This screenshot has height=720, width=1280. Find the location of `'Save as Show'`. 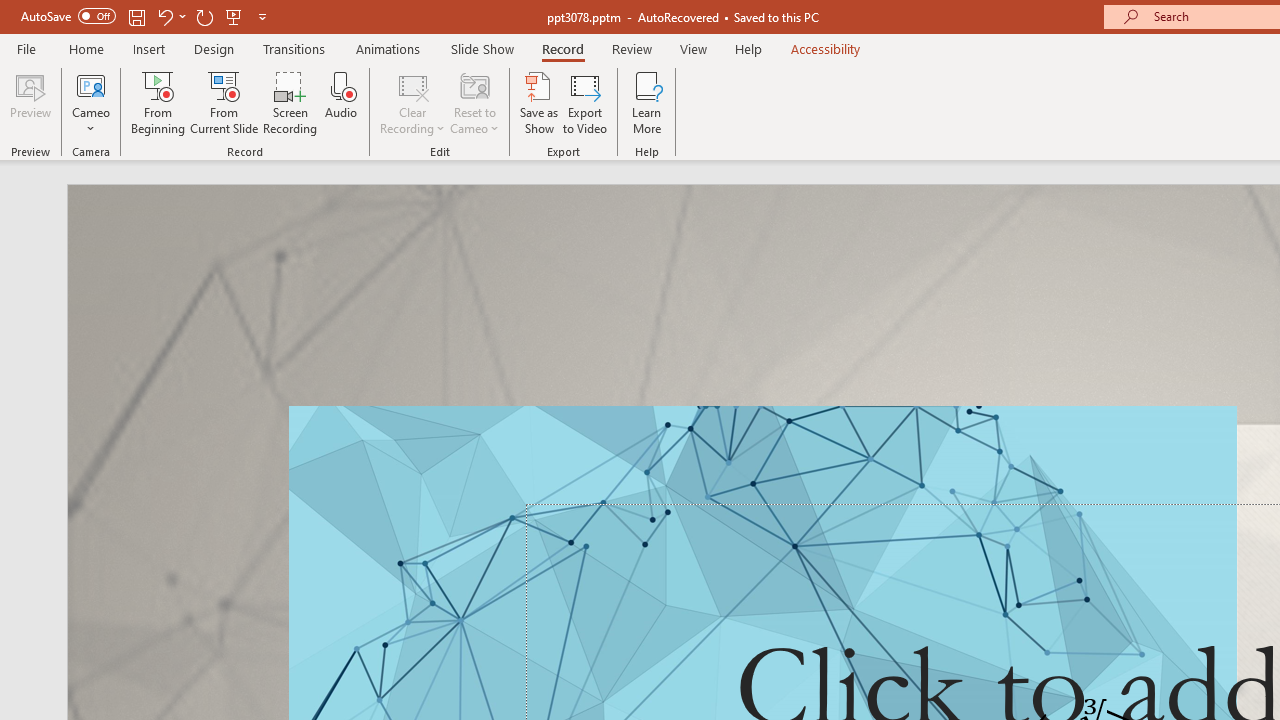

'Save as Show' is located at coordinates (539, 103).